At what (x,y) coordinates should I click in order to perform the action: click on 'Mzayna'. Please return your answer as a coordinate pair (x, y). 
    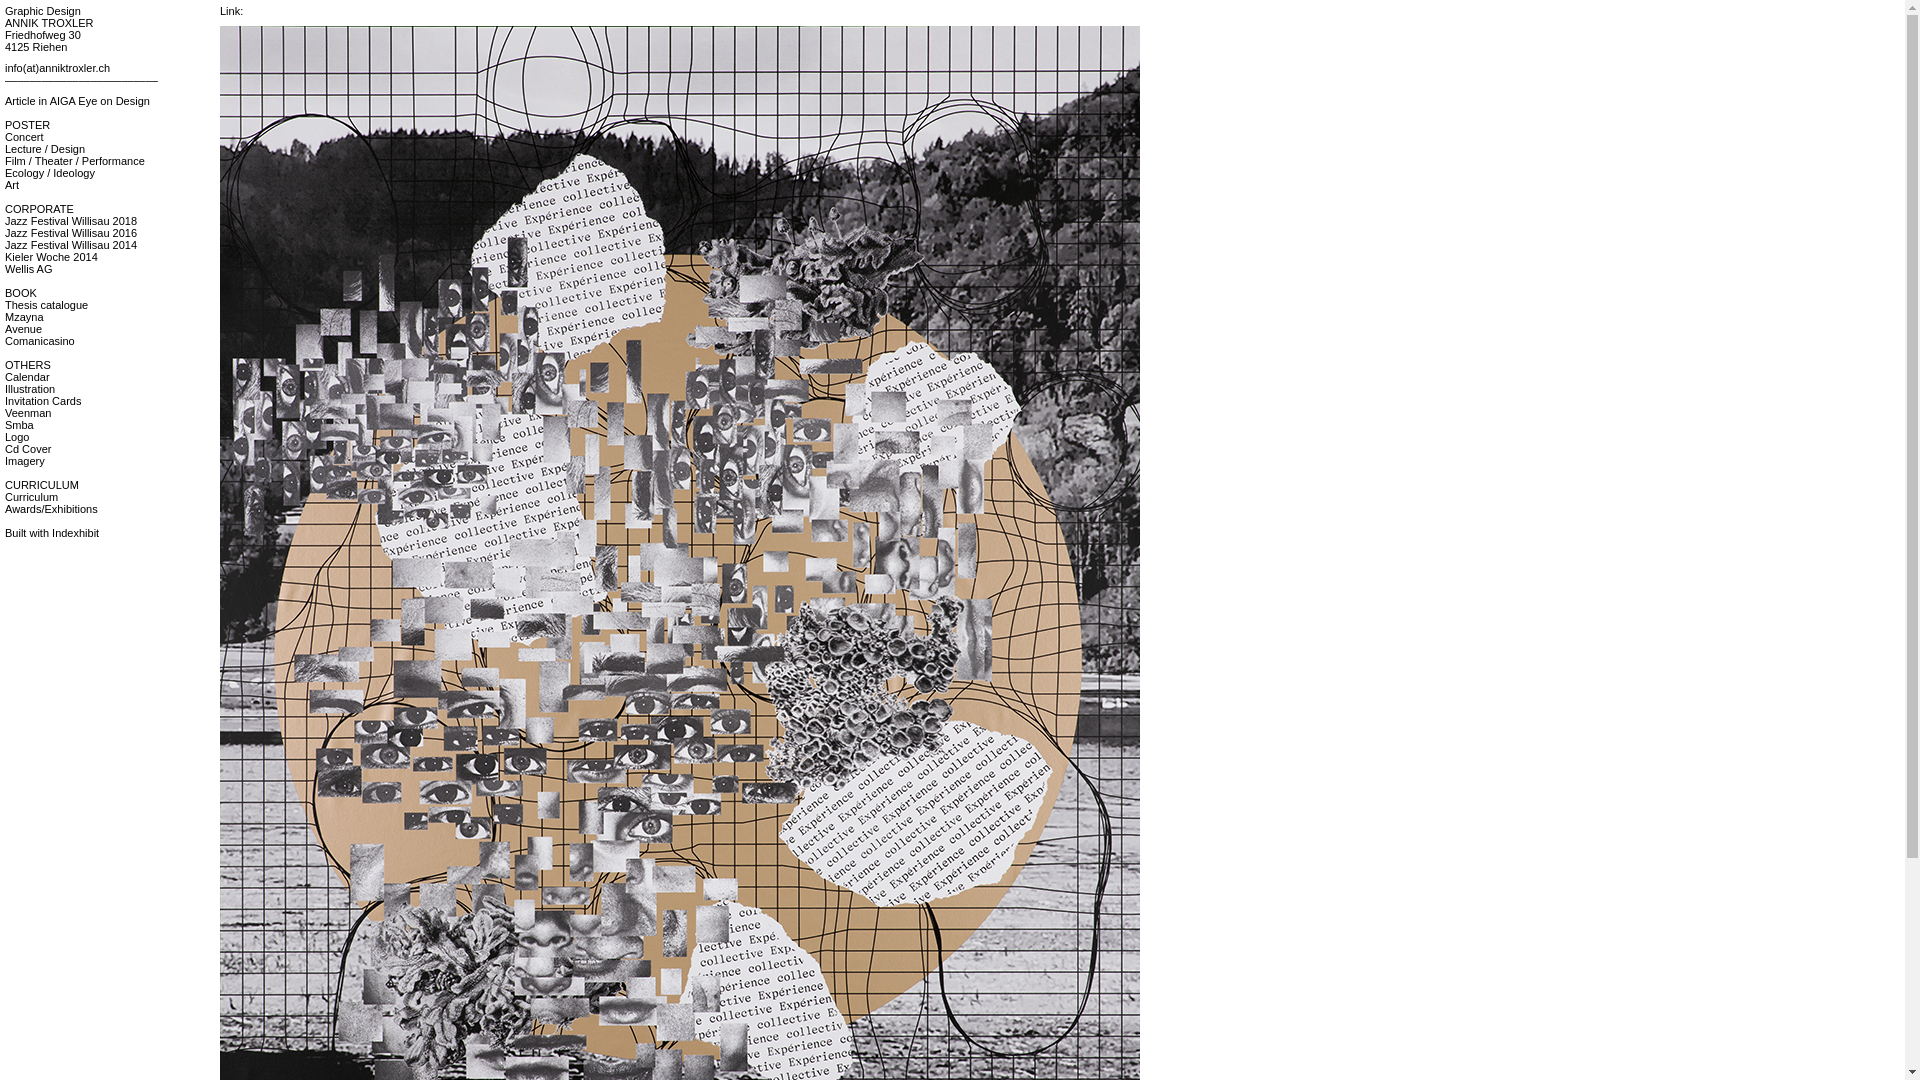
    Looking at the image, I should click on (24, 315).